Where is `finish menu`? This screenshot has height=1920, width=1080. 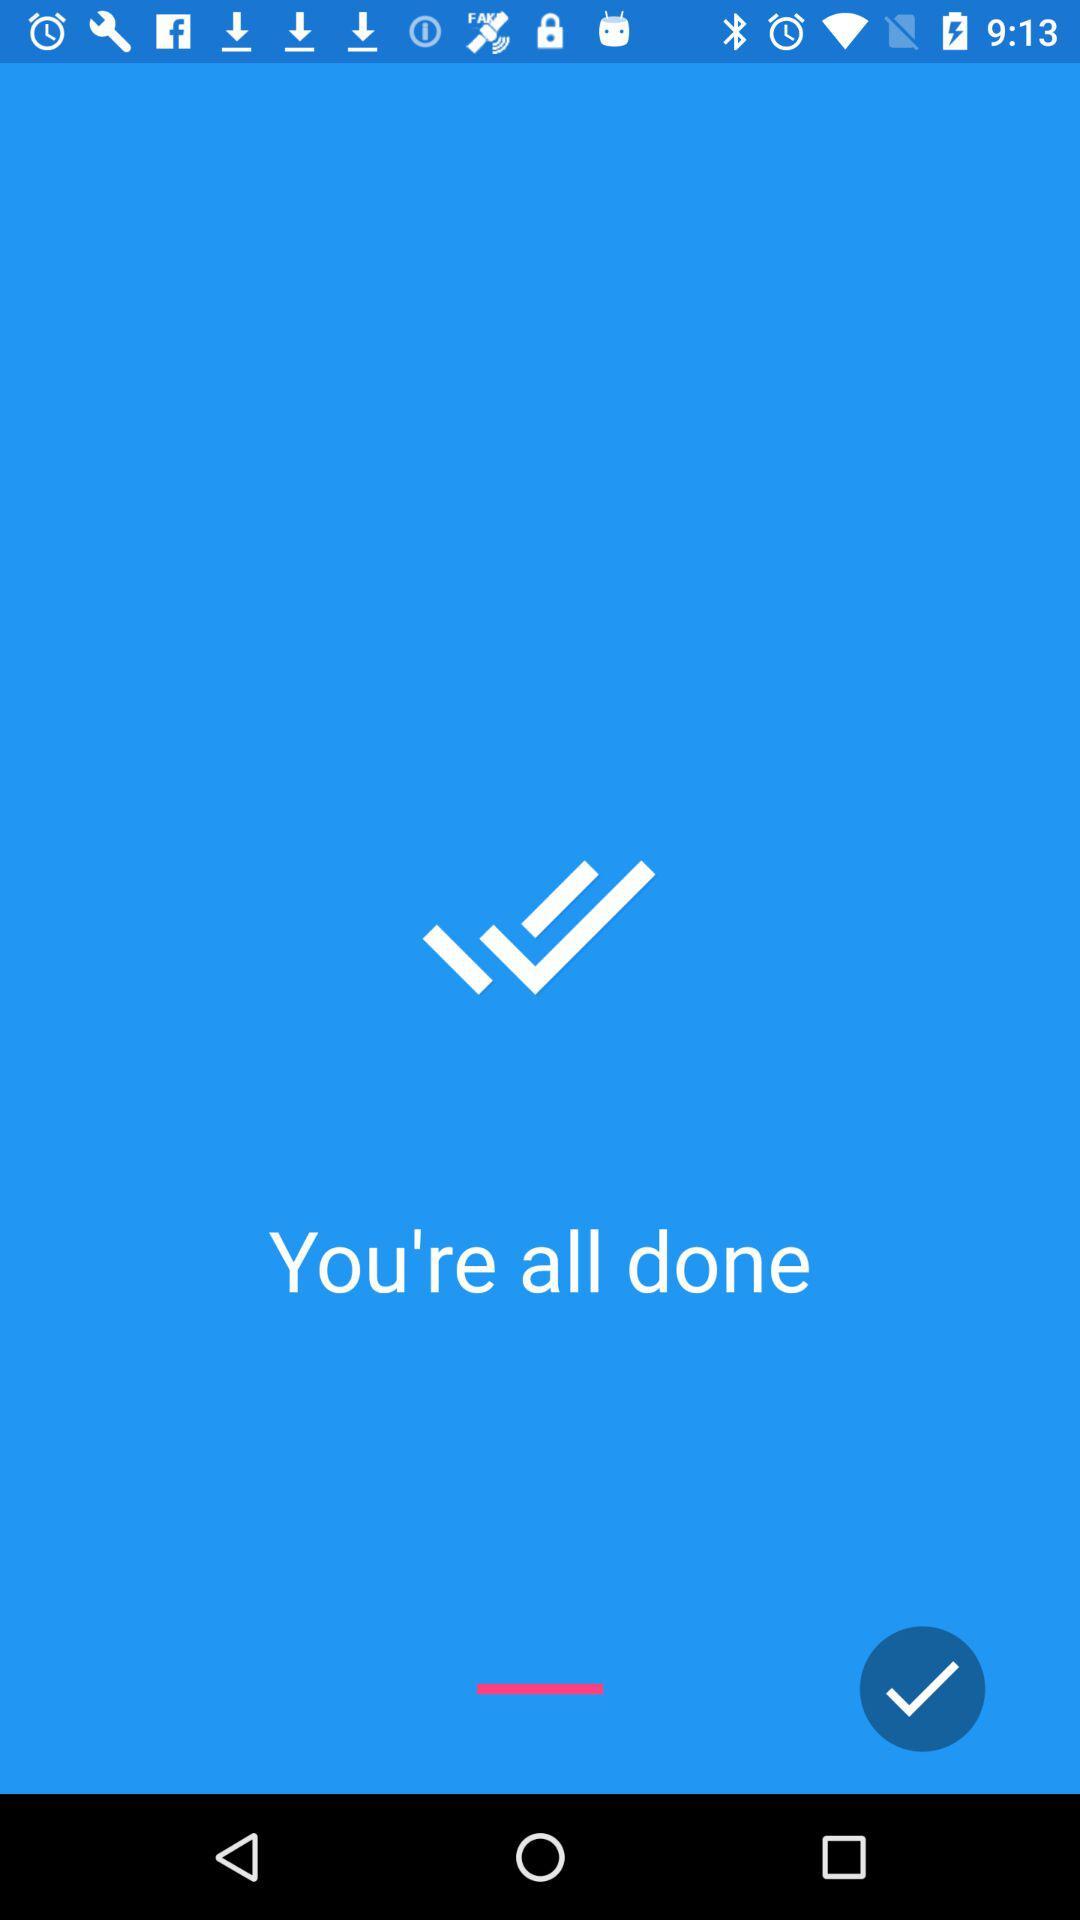 finish menu is located at coordinates (922, 1688).